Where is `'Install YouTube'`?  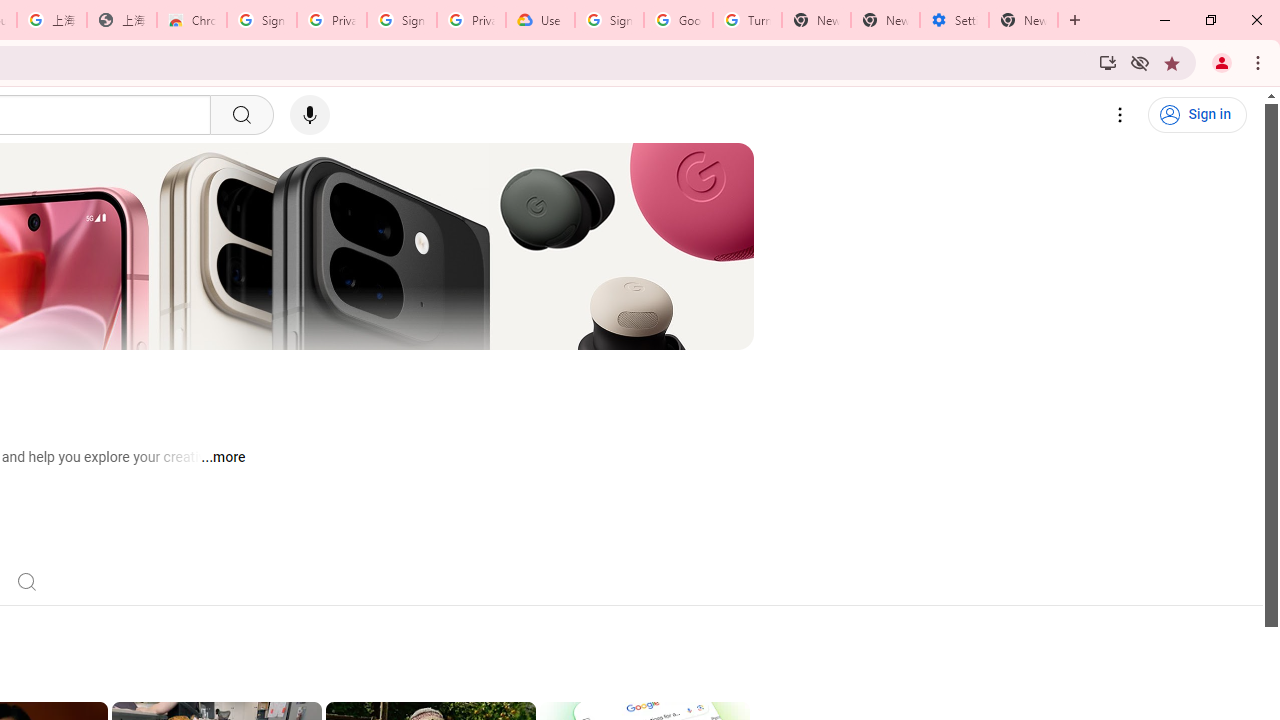 'Install YouTube' is located at coordinates (1106, 61).